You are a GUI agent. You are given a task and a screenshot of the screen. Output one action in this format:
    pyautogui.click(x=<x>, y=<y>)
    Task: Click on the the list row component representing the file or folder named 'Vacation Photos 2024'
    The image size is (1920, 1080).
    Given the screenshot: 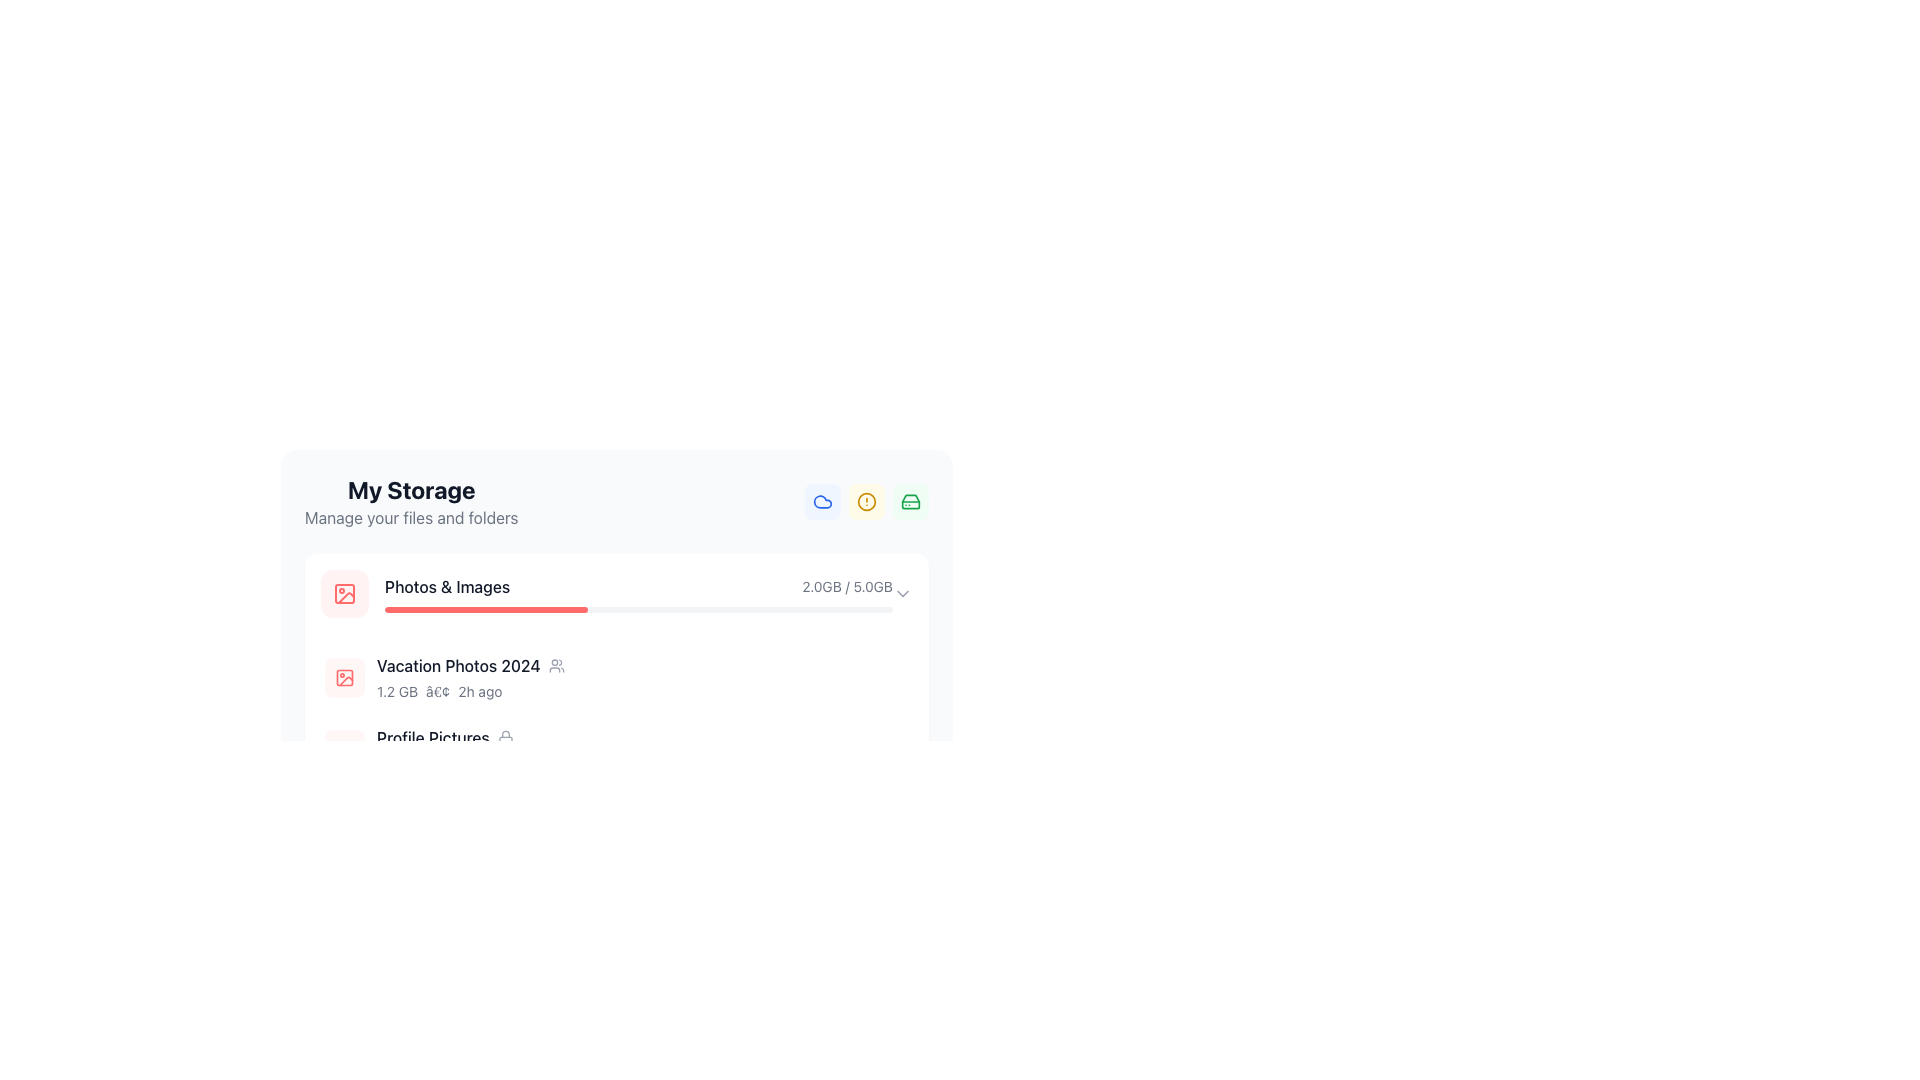 What is the action you would take?
    pyautogui.click(x=616, y=677)
    